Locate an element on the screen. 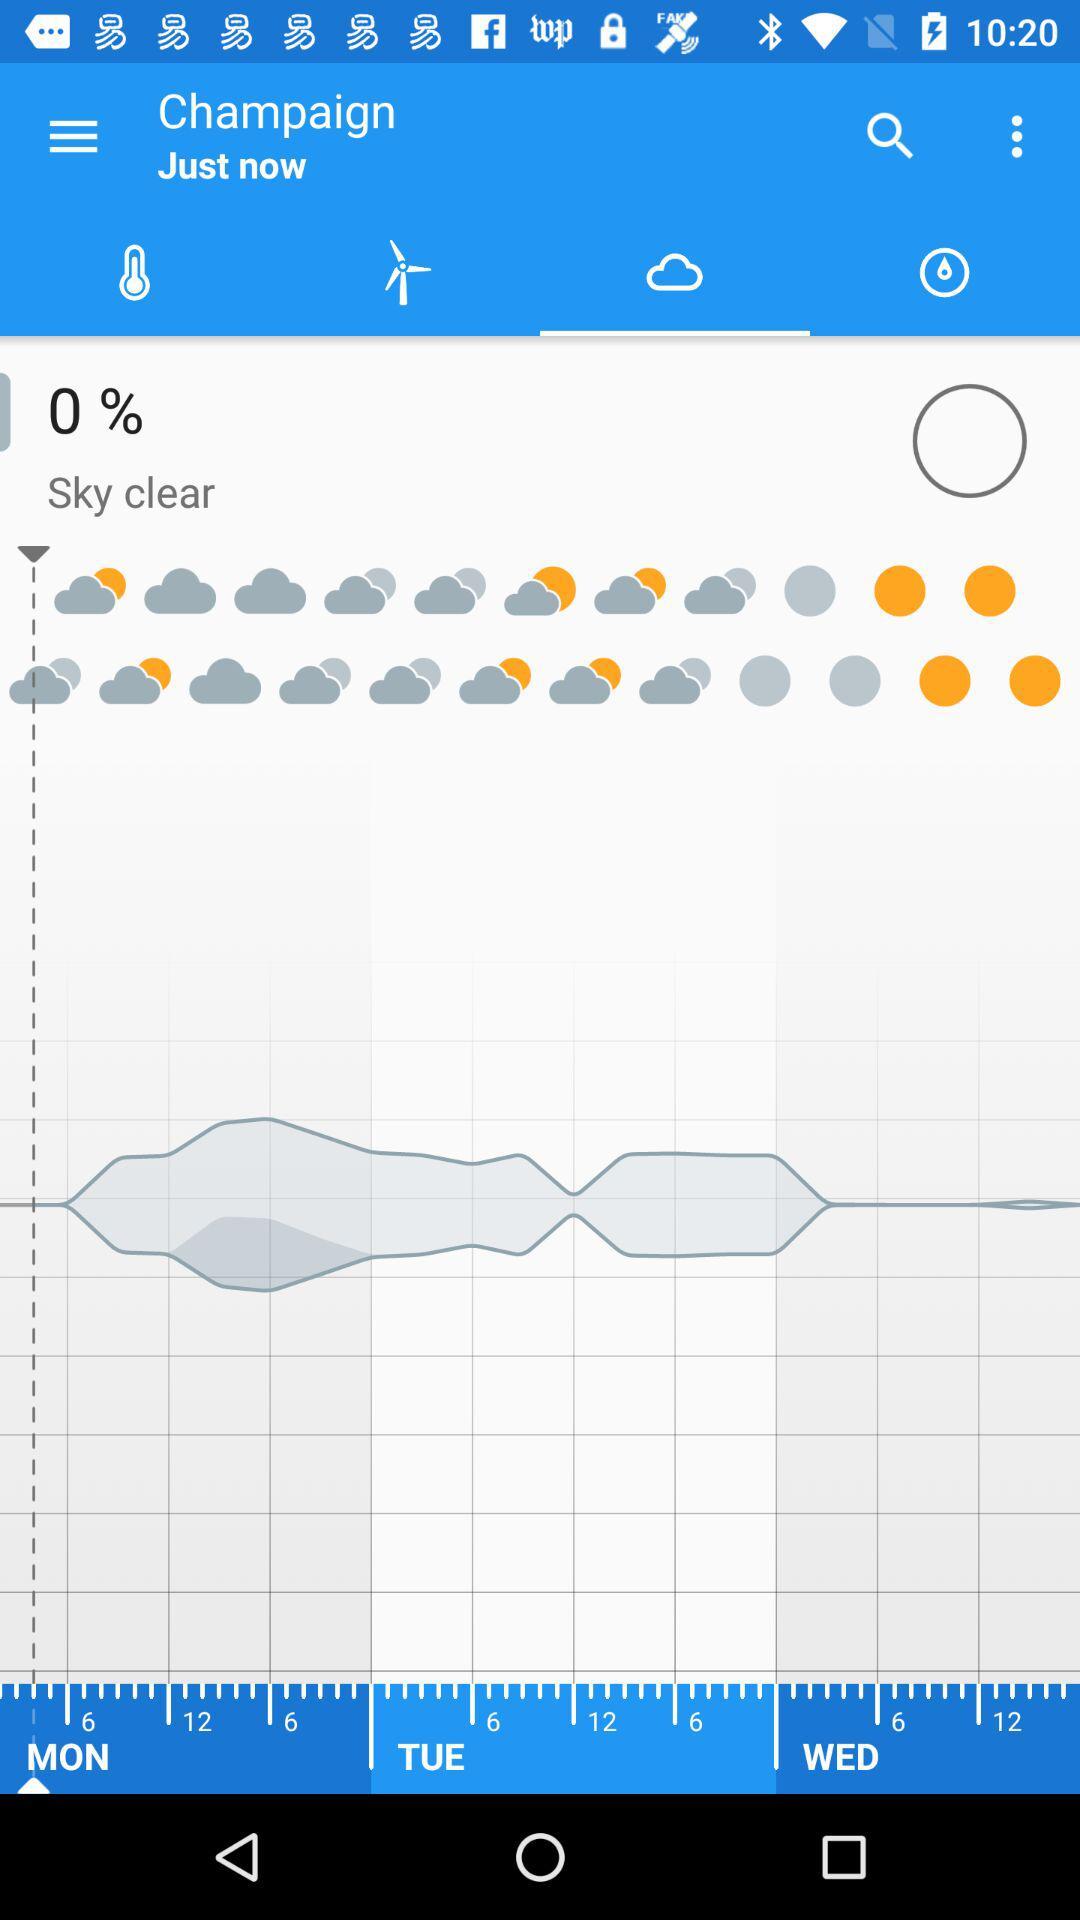 Image resolution: width=1080 pixels, height=1920 pixels. open options is located at coordinates (72, 135).